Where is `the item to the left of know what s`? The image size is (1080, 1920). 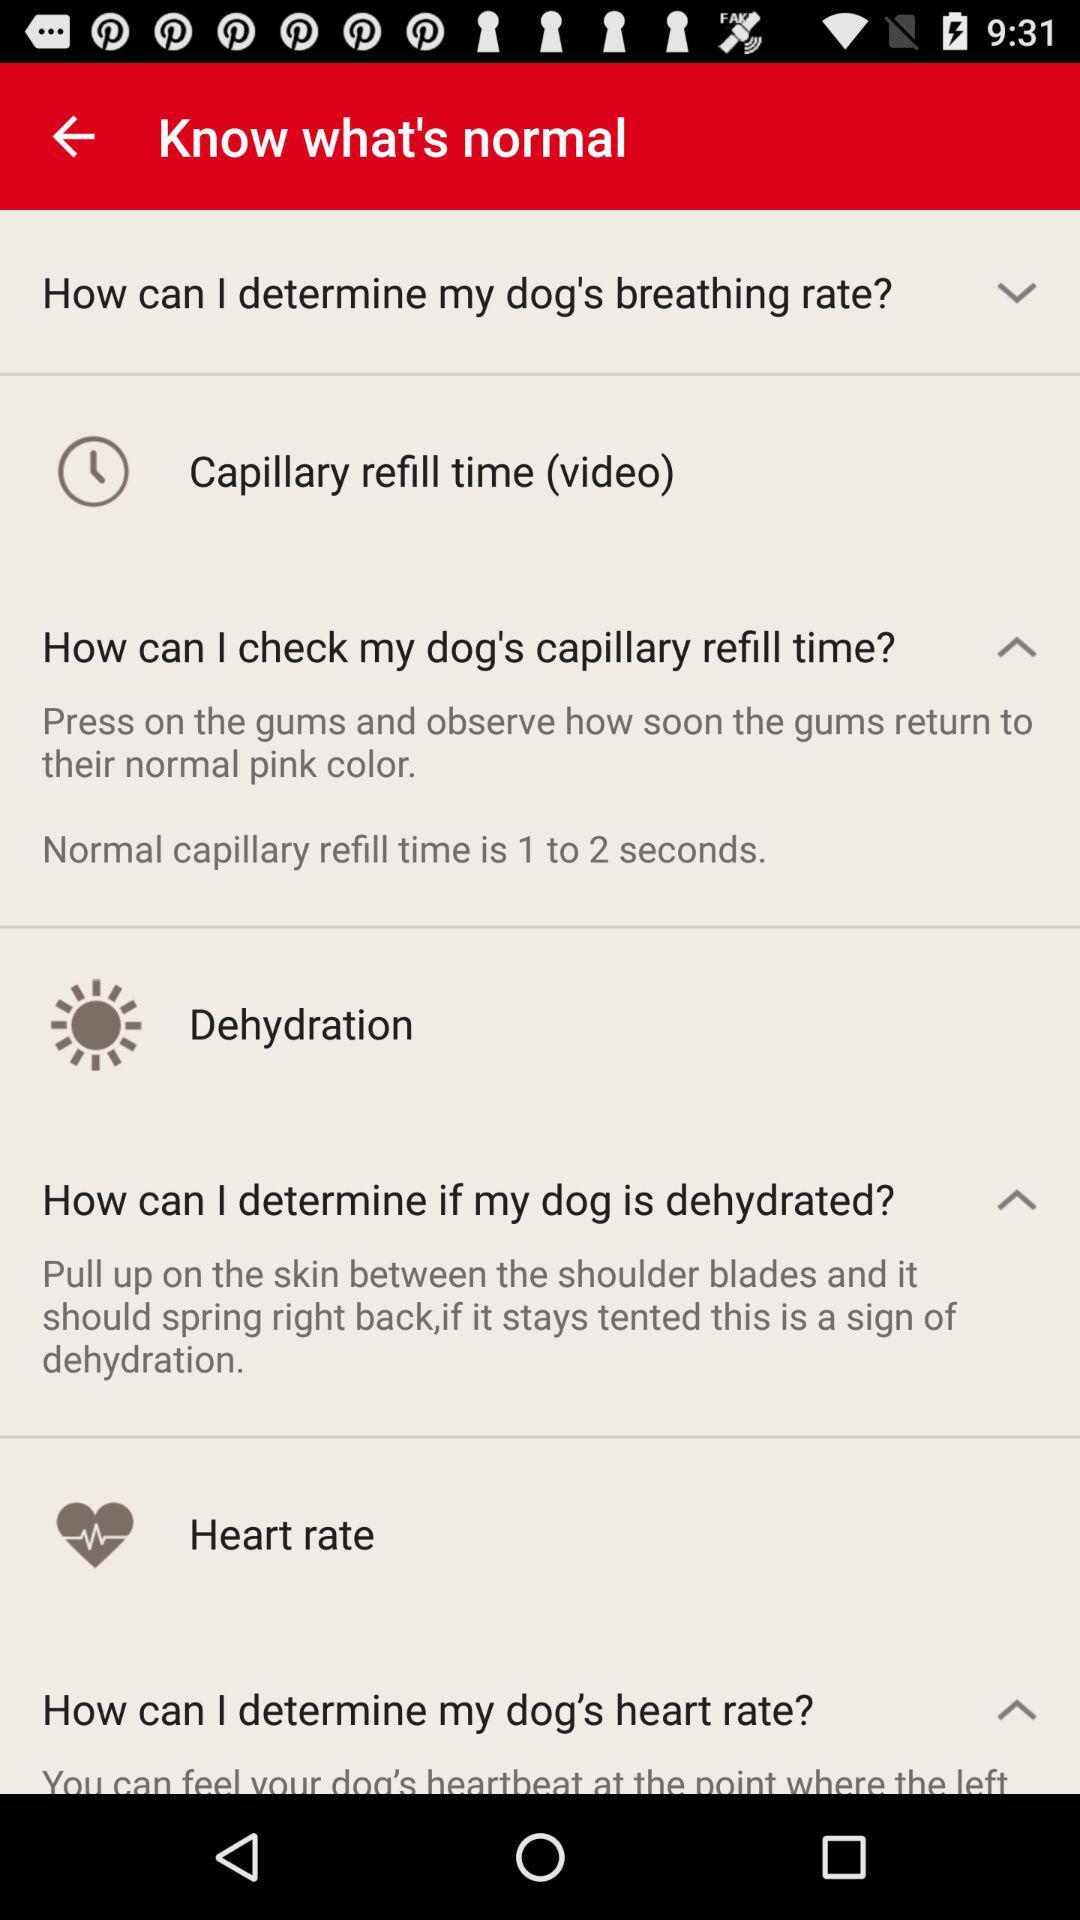 the item to the left of know what s is located at coordinates (72, 135).